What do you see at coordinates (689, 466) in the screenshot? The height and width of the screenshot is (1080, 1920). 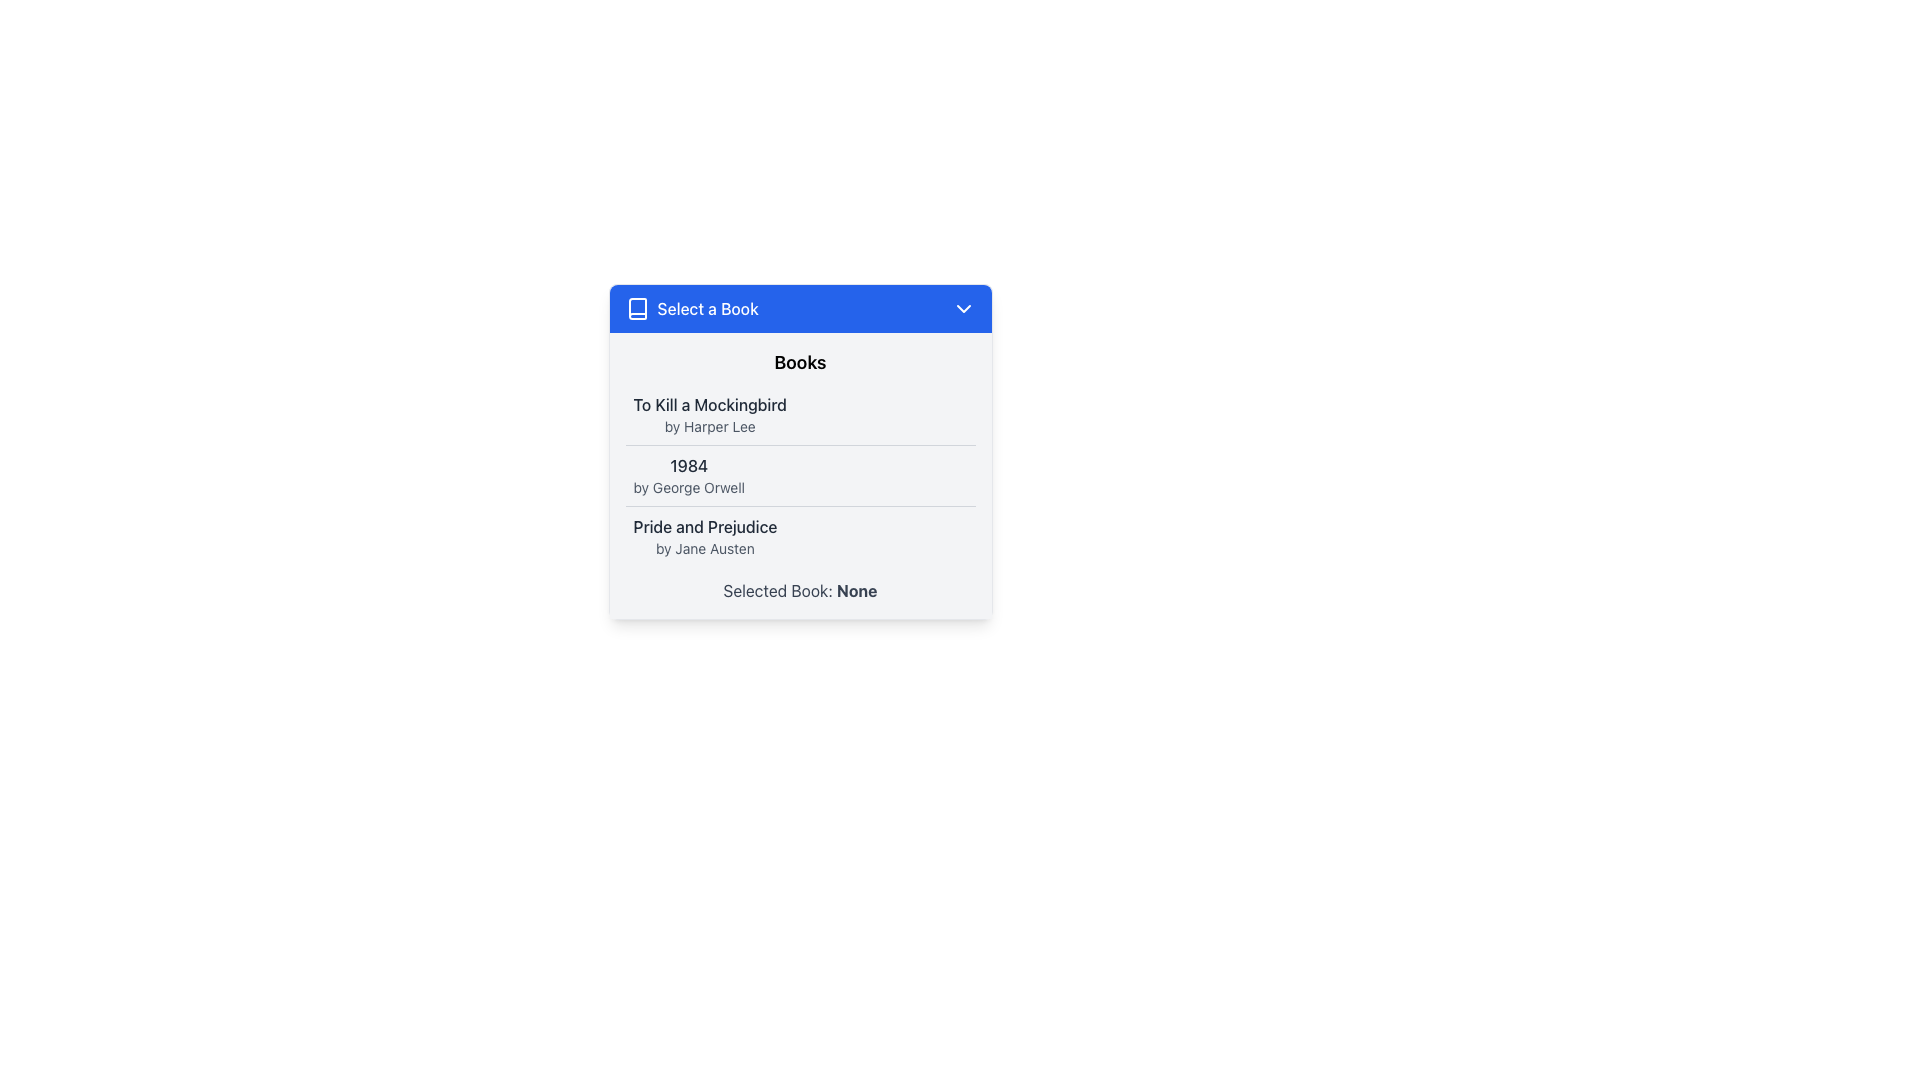 I see `the text label that identifies the book titled '1984' in the central section of the interface` at bounding box center [689, 466].